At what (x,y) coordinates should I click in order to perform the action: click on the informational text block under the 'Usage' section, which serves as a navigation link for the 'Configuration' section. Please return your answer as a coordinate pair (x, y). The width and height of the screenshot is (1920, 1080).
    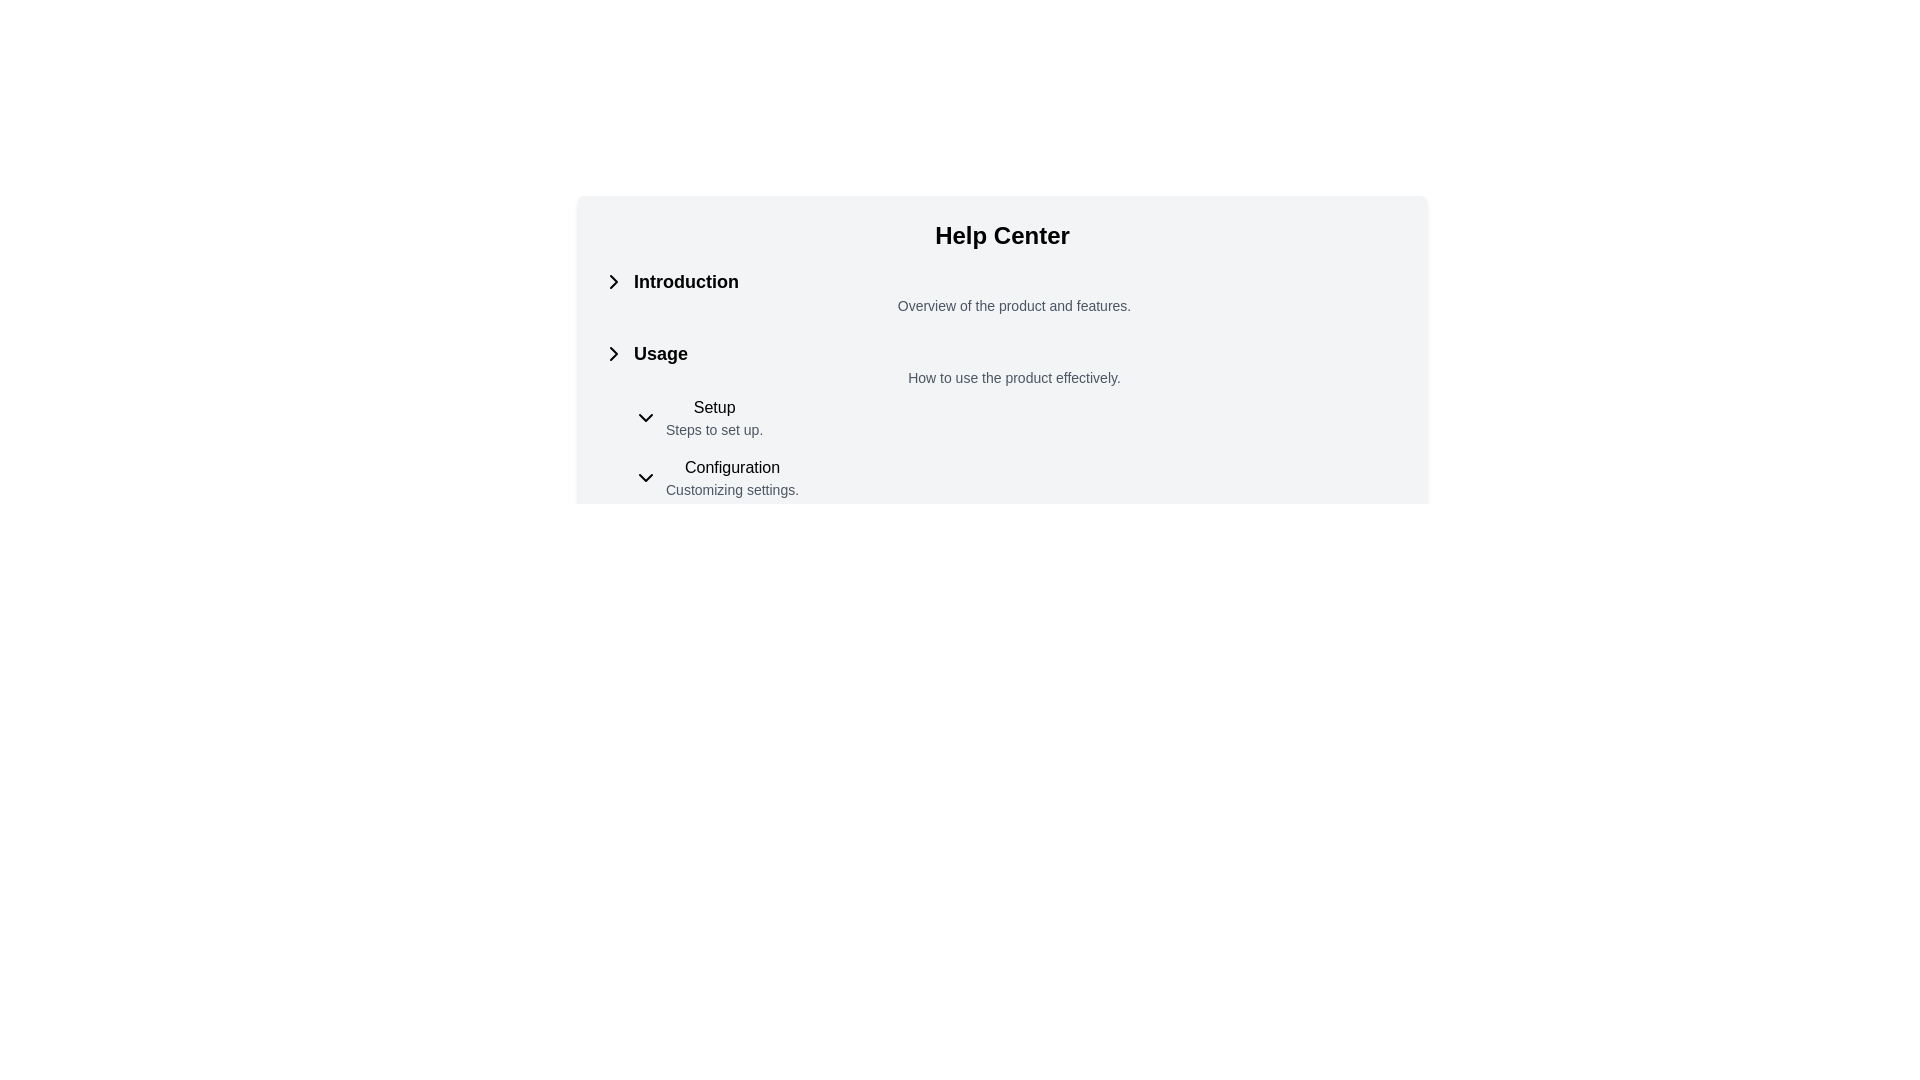
    Looking at the image, I should click on (730, 478).